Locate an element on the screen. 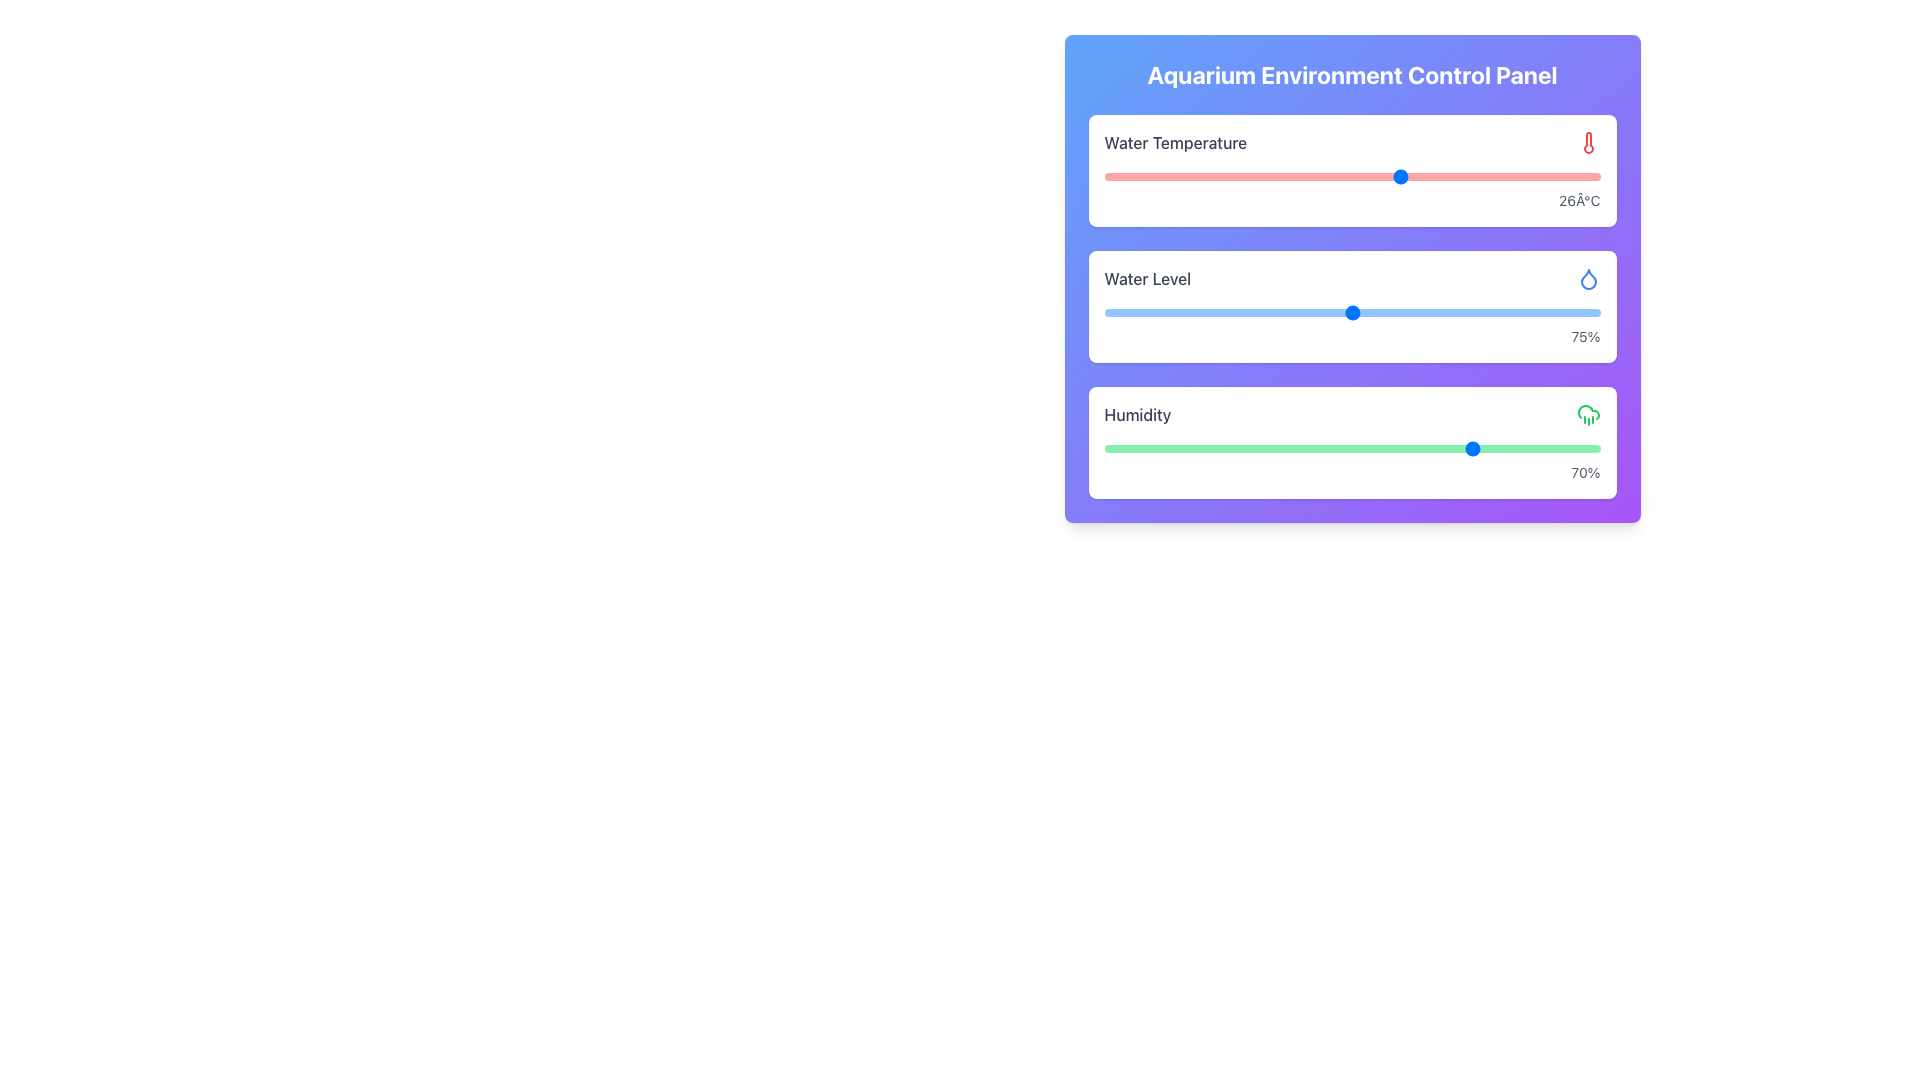 The height and width of the screenshot is (1080, 1920). the water level is located at coordinates (1441, 312).